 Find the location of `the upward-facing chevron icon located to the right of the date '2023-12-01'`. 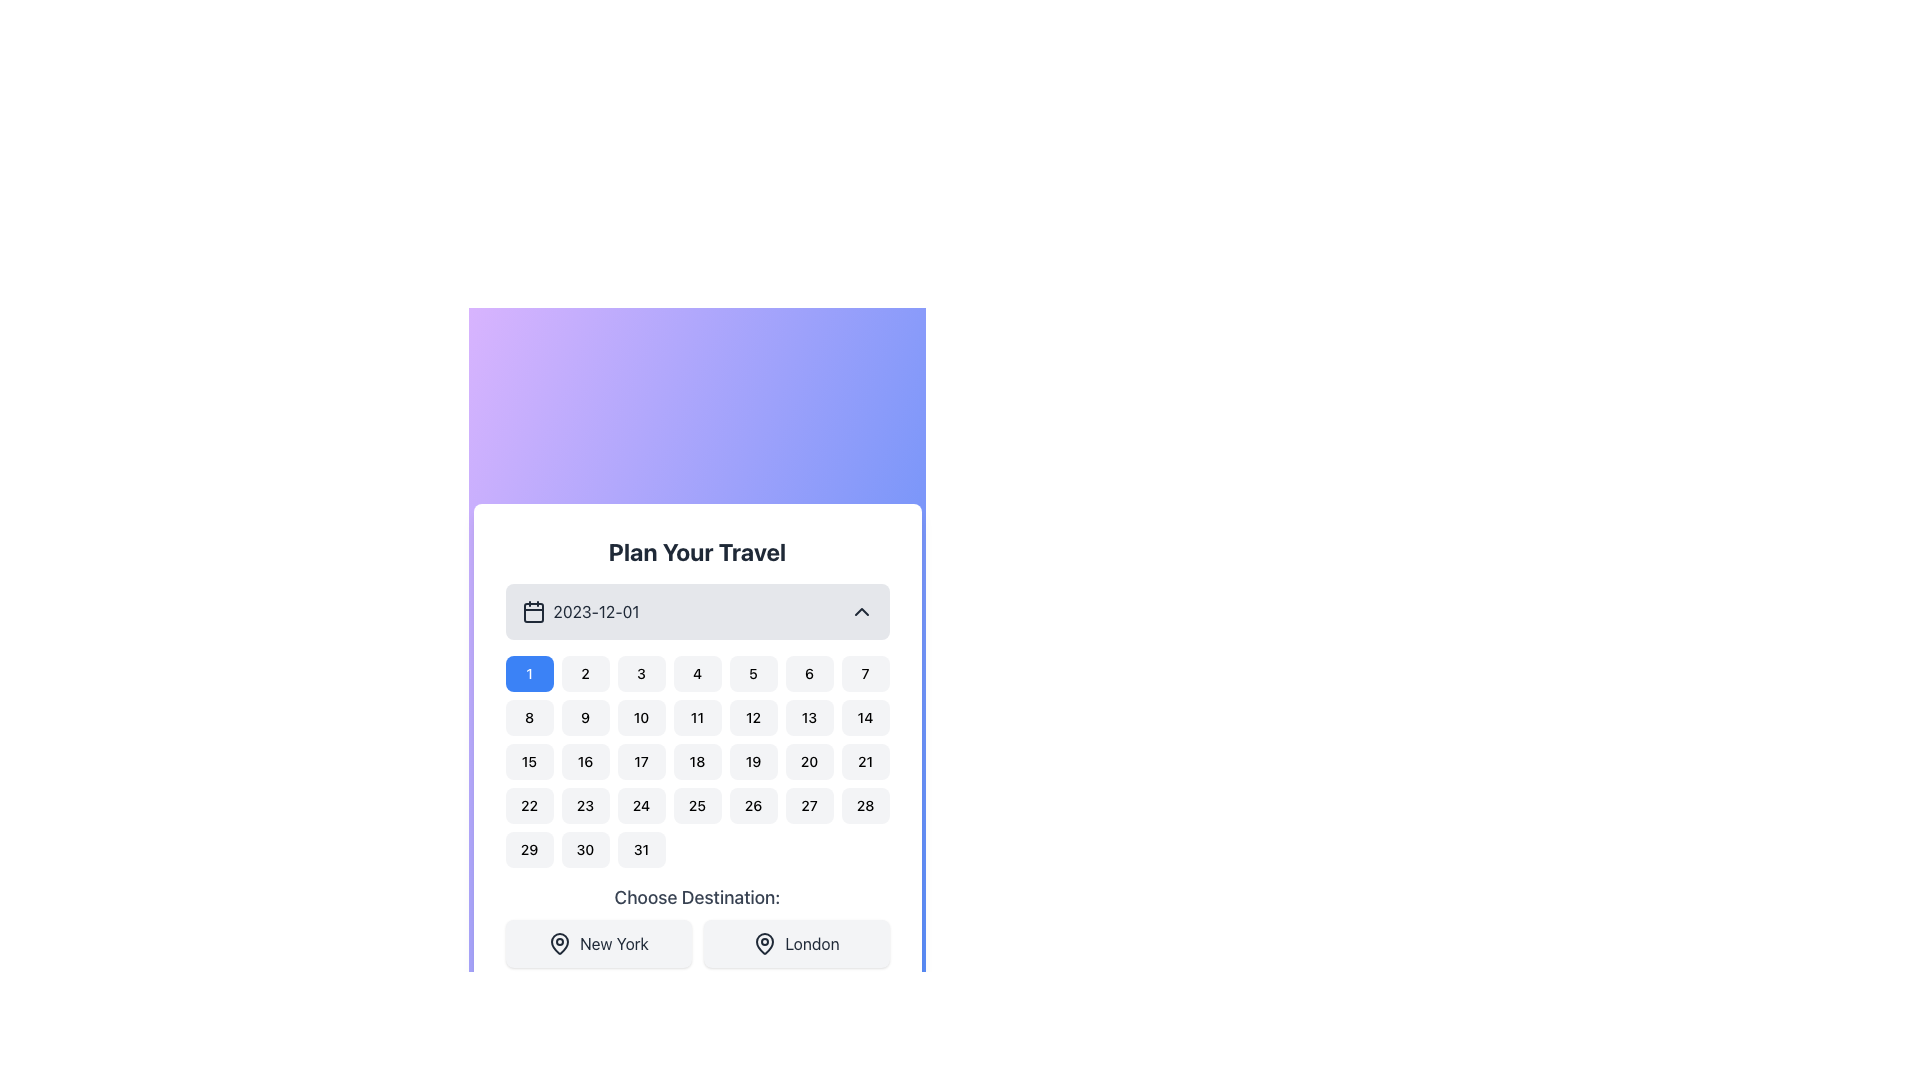

the upward-facing chevron icon located to the right of the date '2023-12-01' is located at coordinates (861, 611).